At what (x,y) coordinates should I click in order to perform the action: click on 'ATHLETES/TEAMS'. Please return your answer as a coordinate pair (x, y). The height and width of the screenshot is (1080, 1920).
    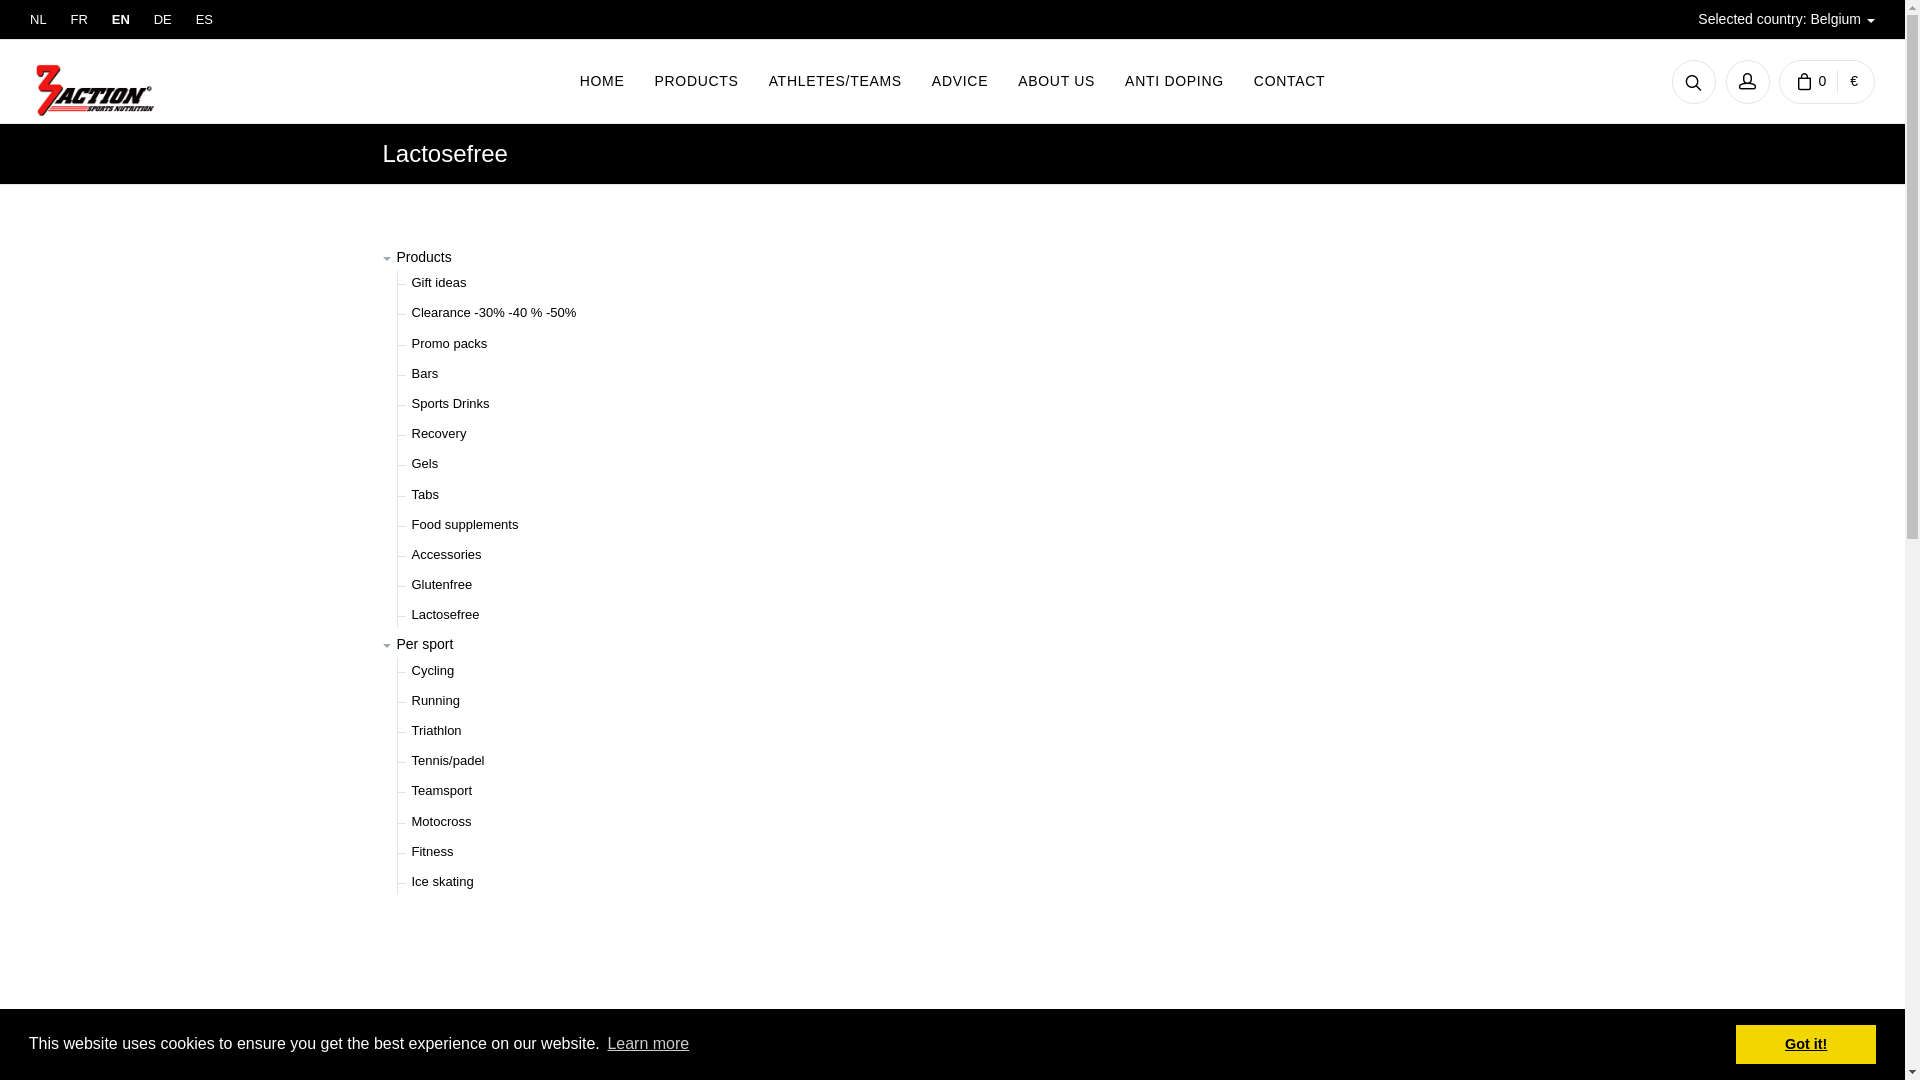
    Looking at the image, I should click on (835, 80).